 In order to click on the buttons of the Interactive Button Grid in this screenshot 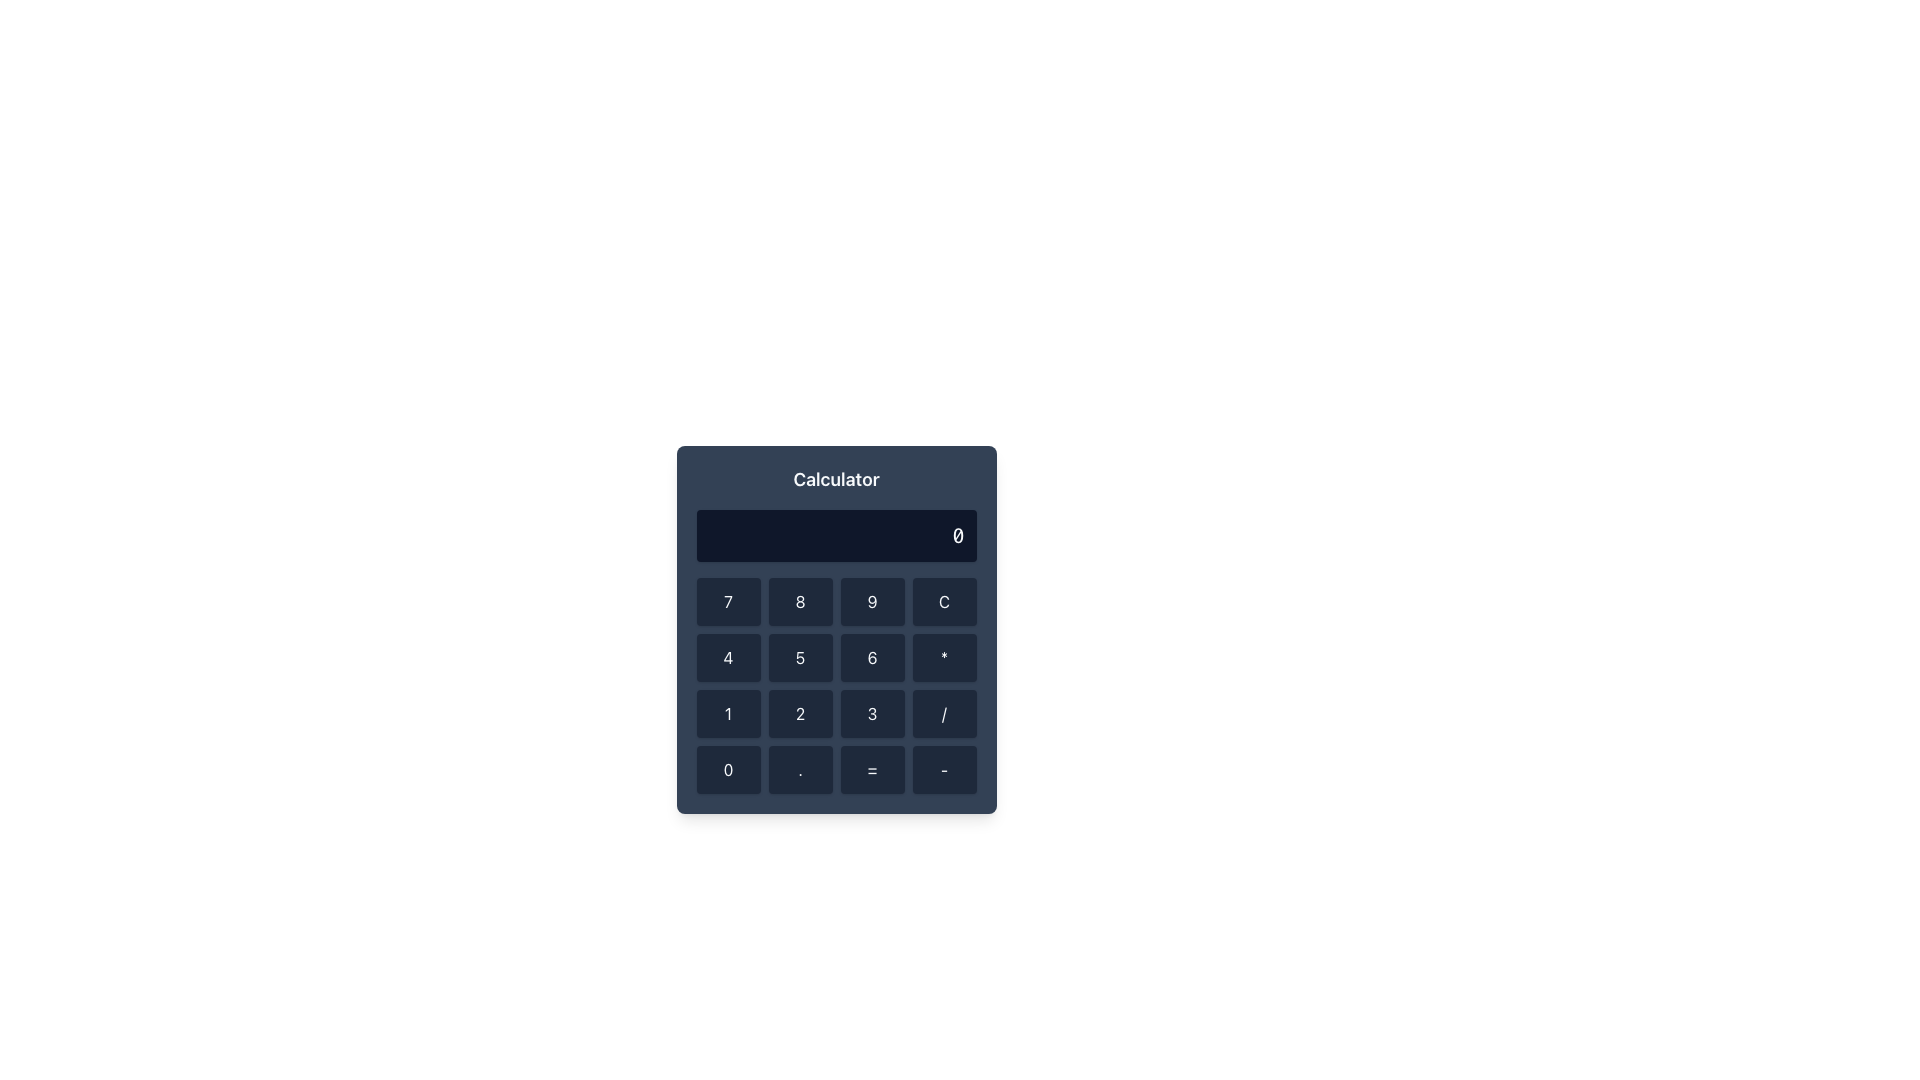, I will do `click(836, 685)`.